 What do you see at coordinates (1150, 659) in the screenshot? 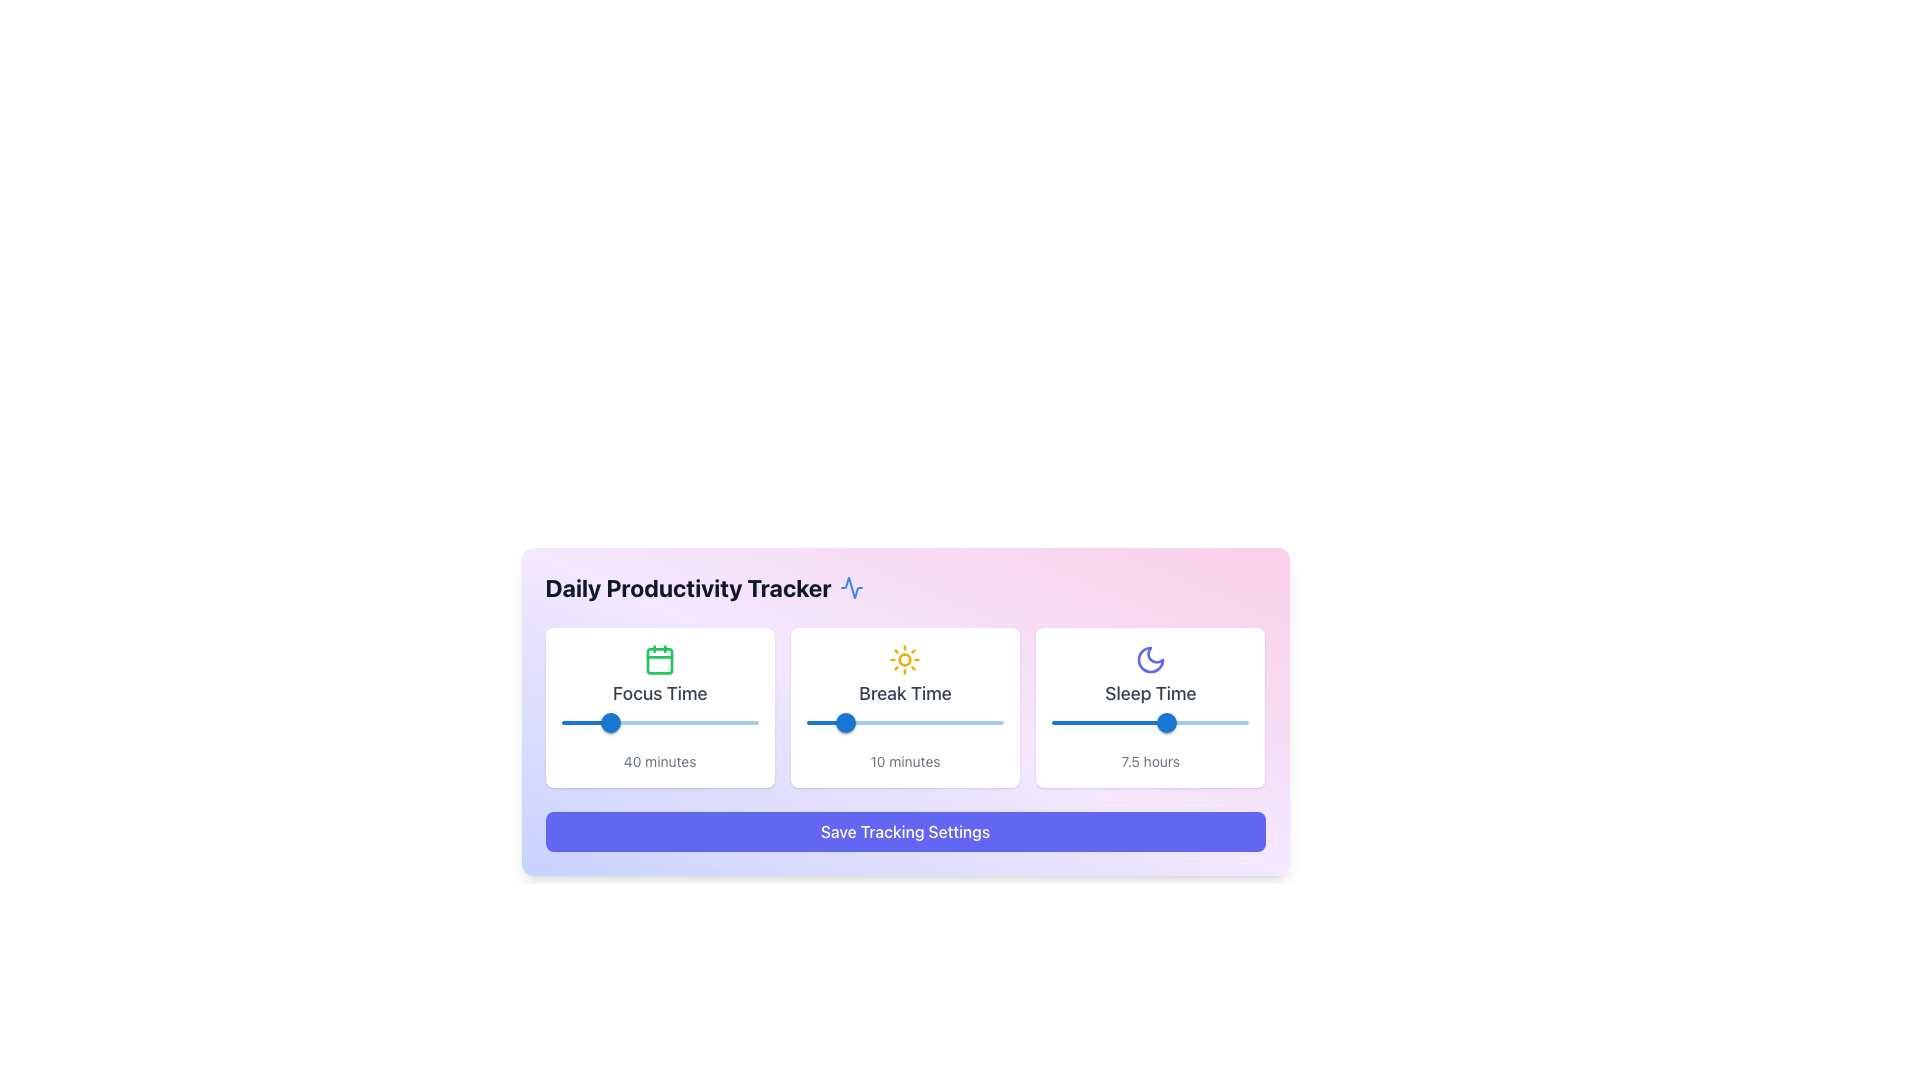
I see `the static display of the nighttime icon located at the center-left region of the 'Sleep Time' card in the productivity tracker interface` at bounding box center [1150, 659].